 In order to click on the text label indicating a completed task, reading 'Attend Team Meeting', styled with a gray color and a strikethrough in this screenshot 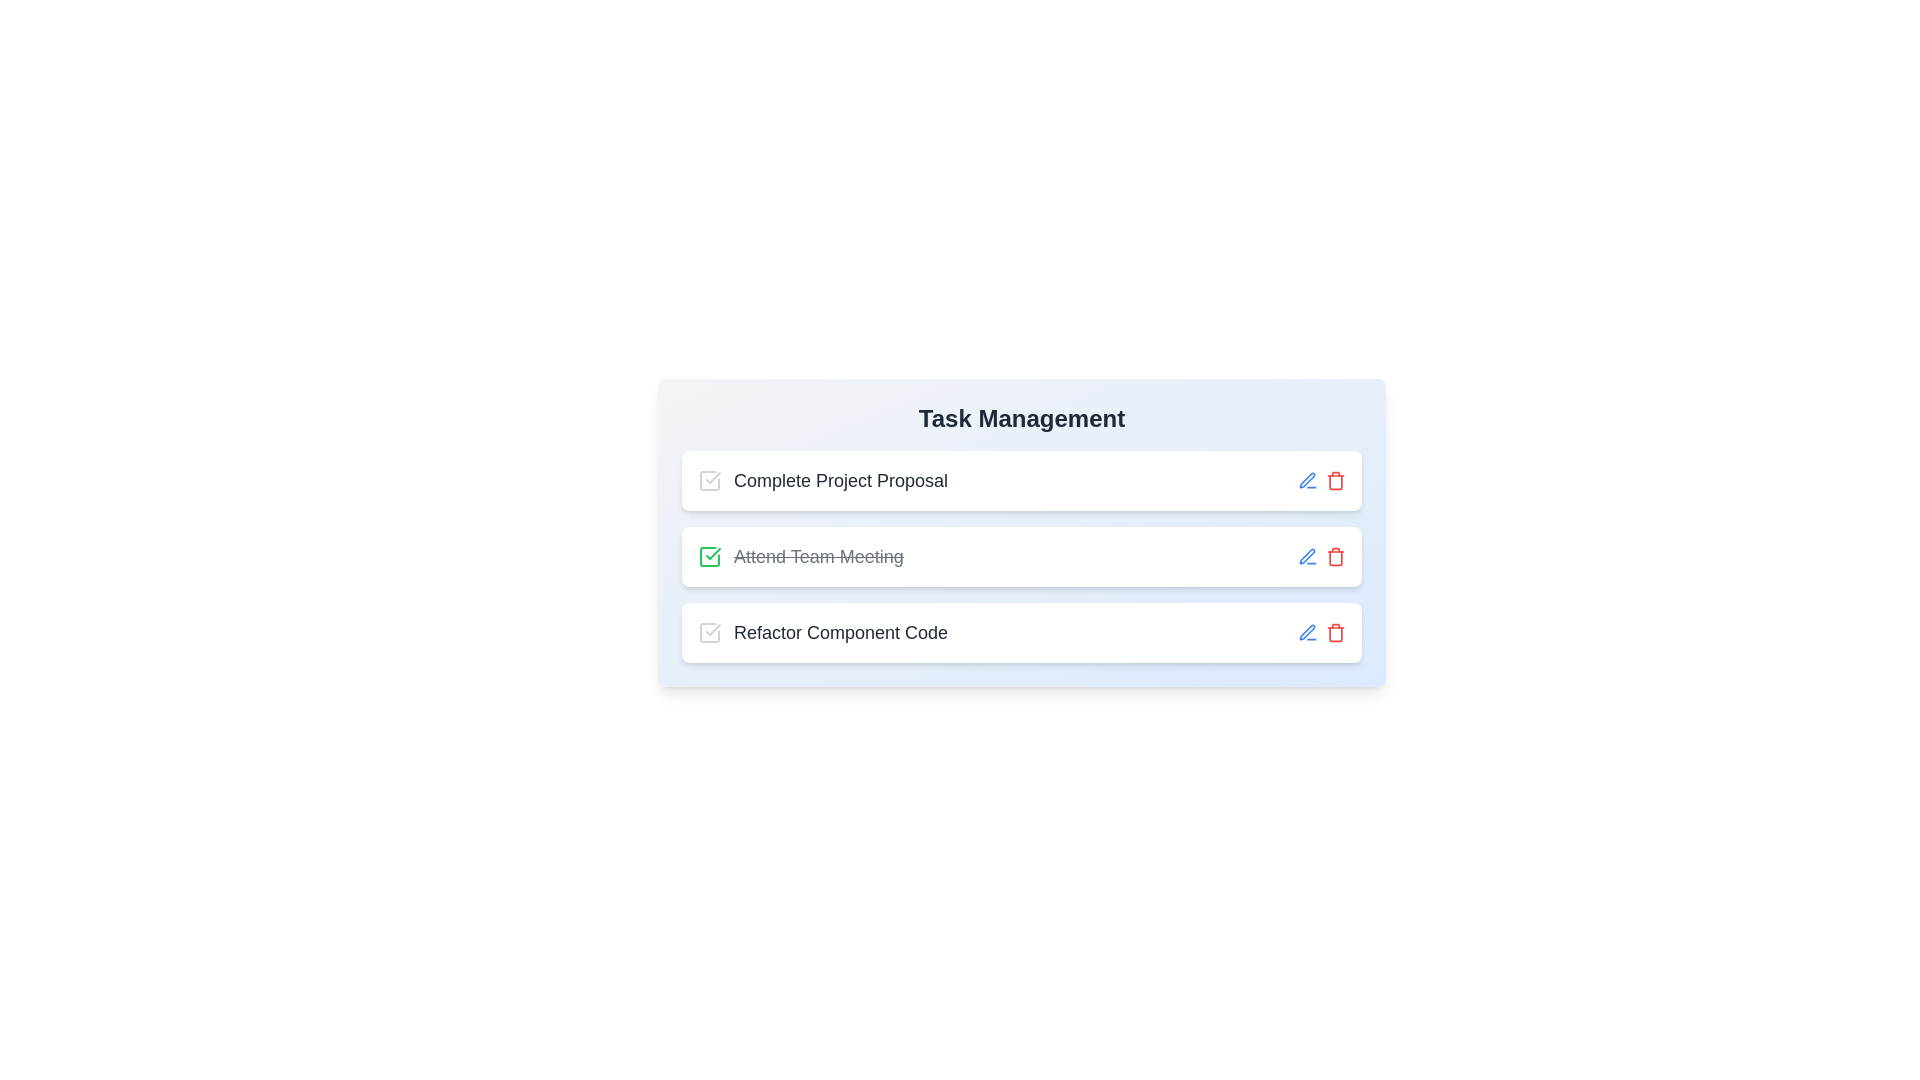, I will do `click(818, 556)`.